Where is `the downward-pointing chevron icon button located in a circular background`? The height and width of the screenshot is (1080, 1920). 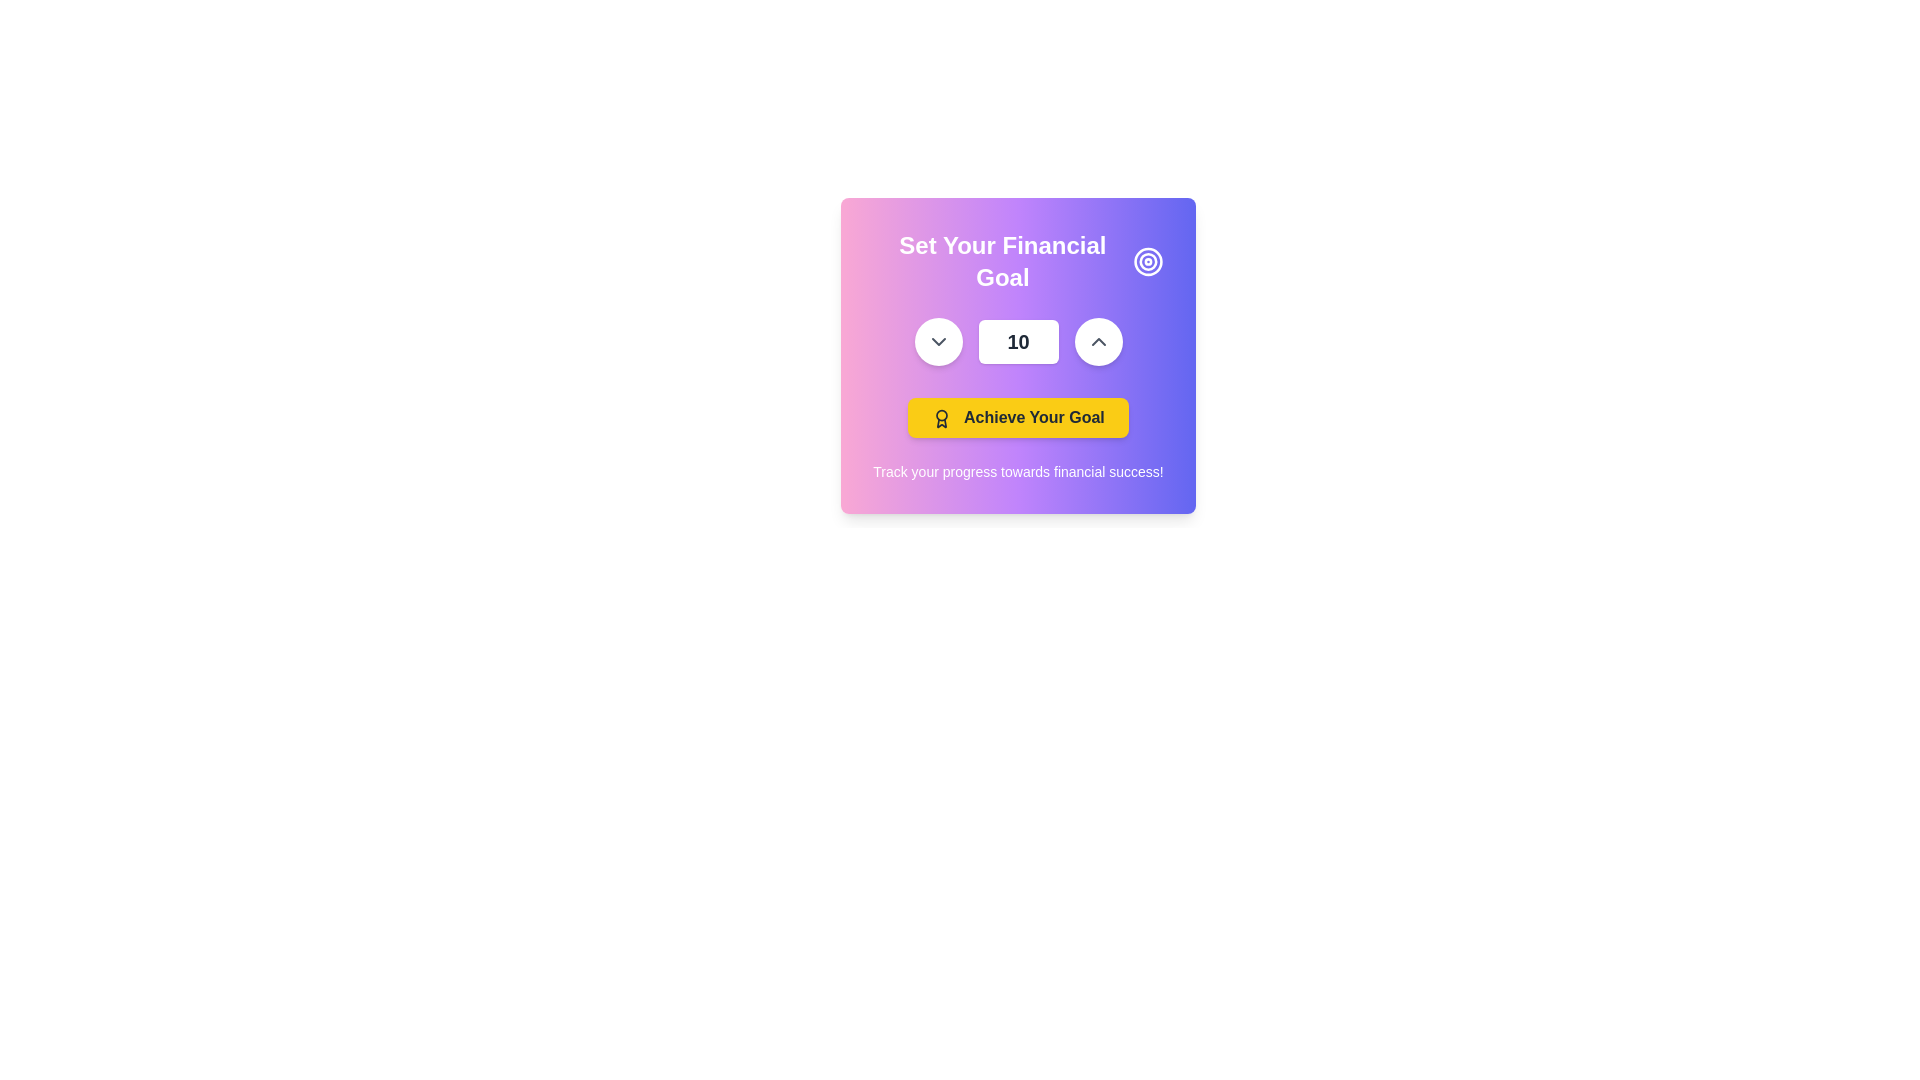 the downward-pointing chevron icon button located in a circular background is located at coordinates (937, 341).